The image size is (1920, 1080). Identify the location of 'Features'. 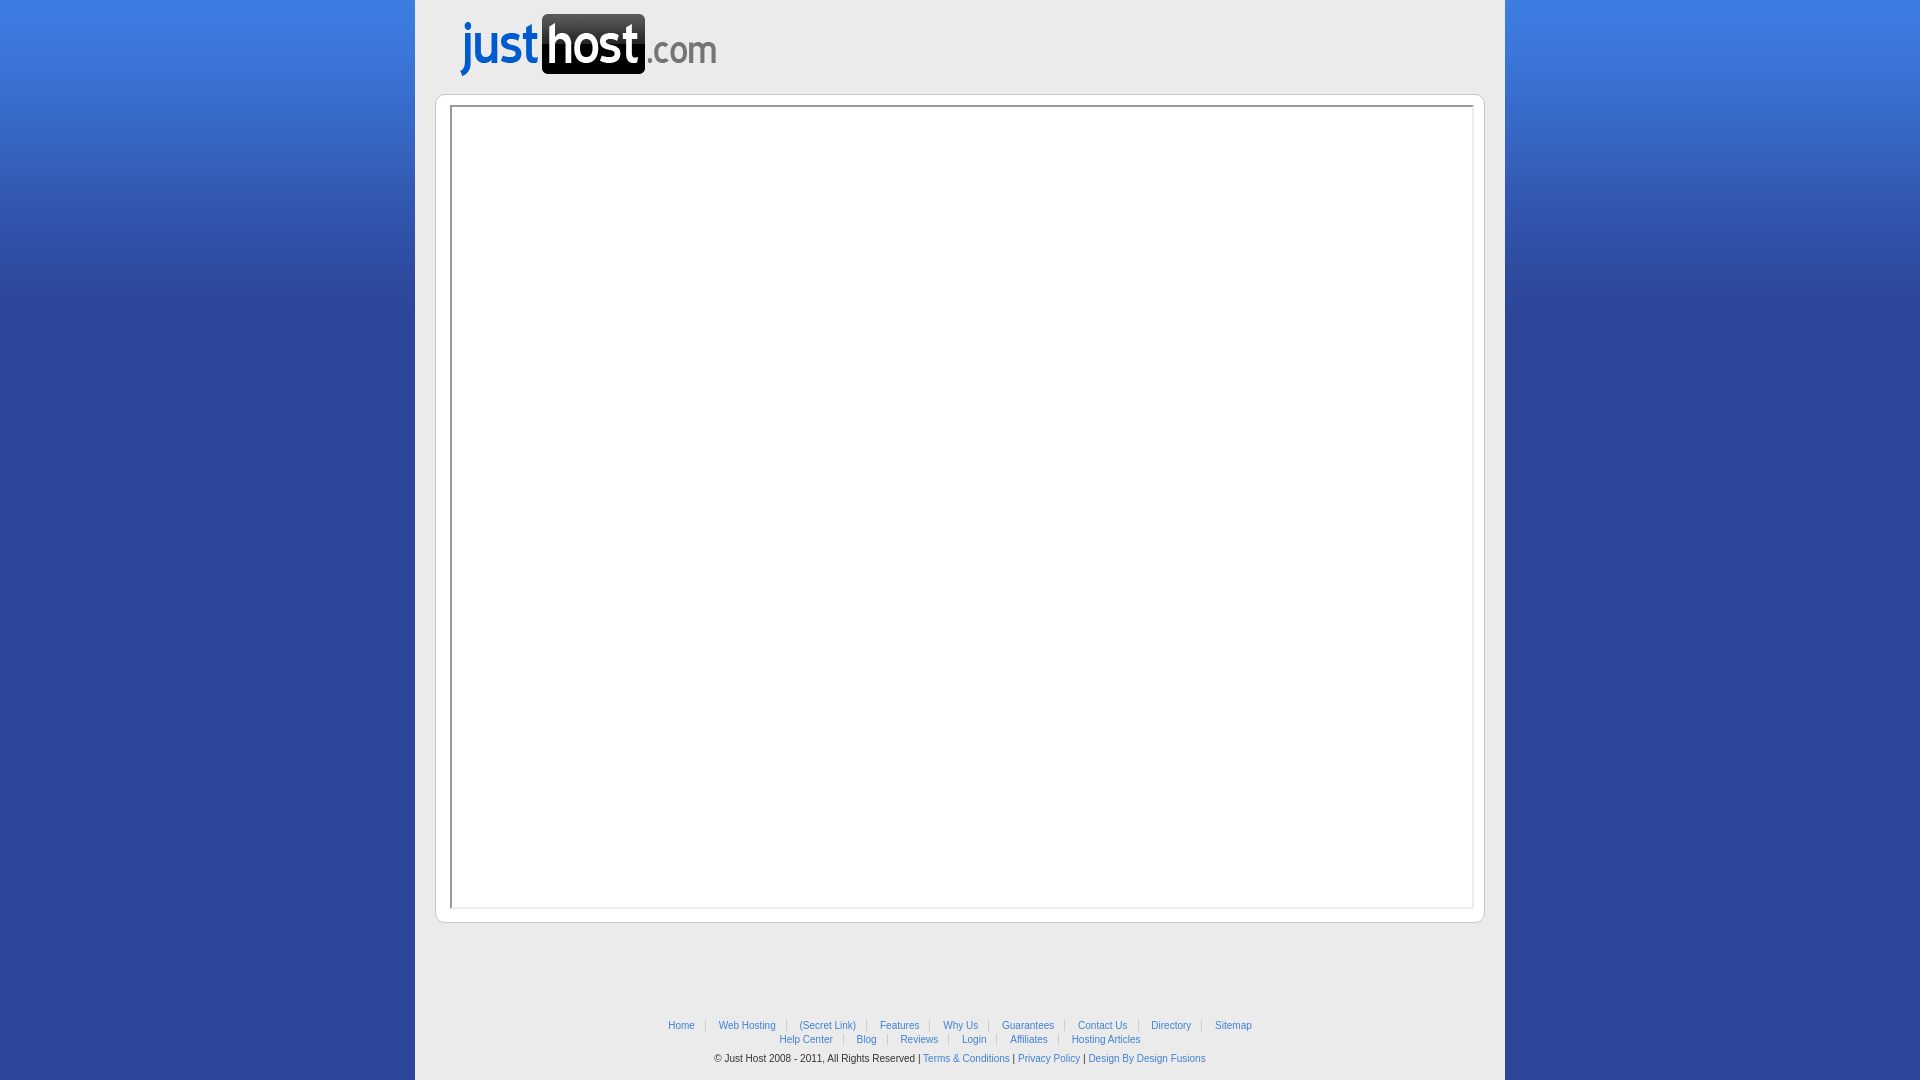
(898, 1025).